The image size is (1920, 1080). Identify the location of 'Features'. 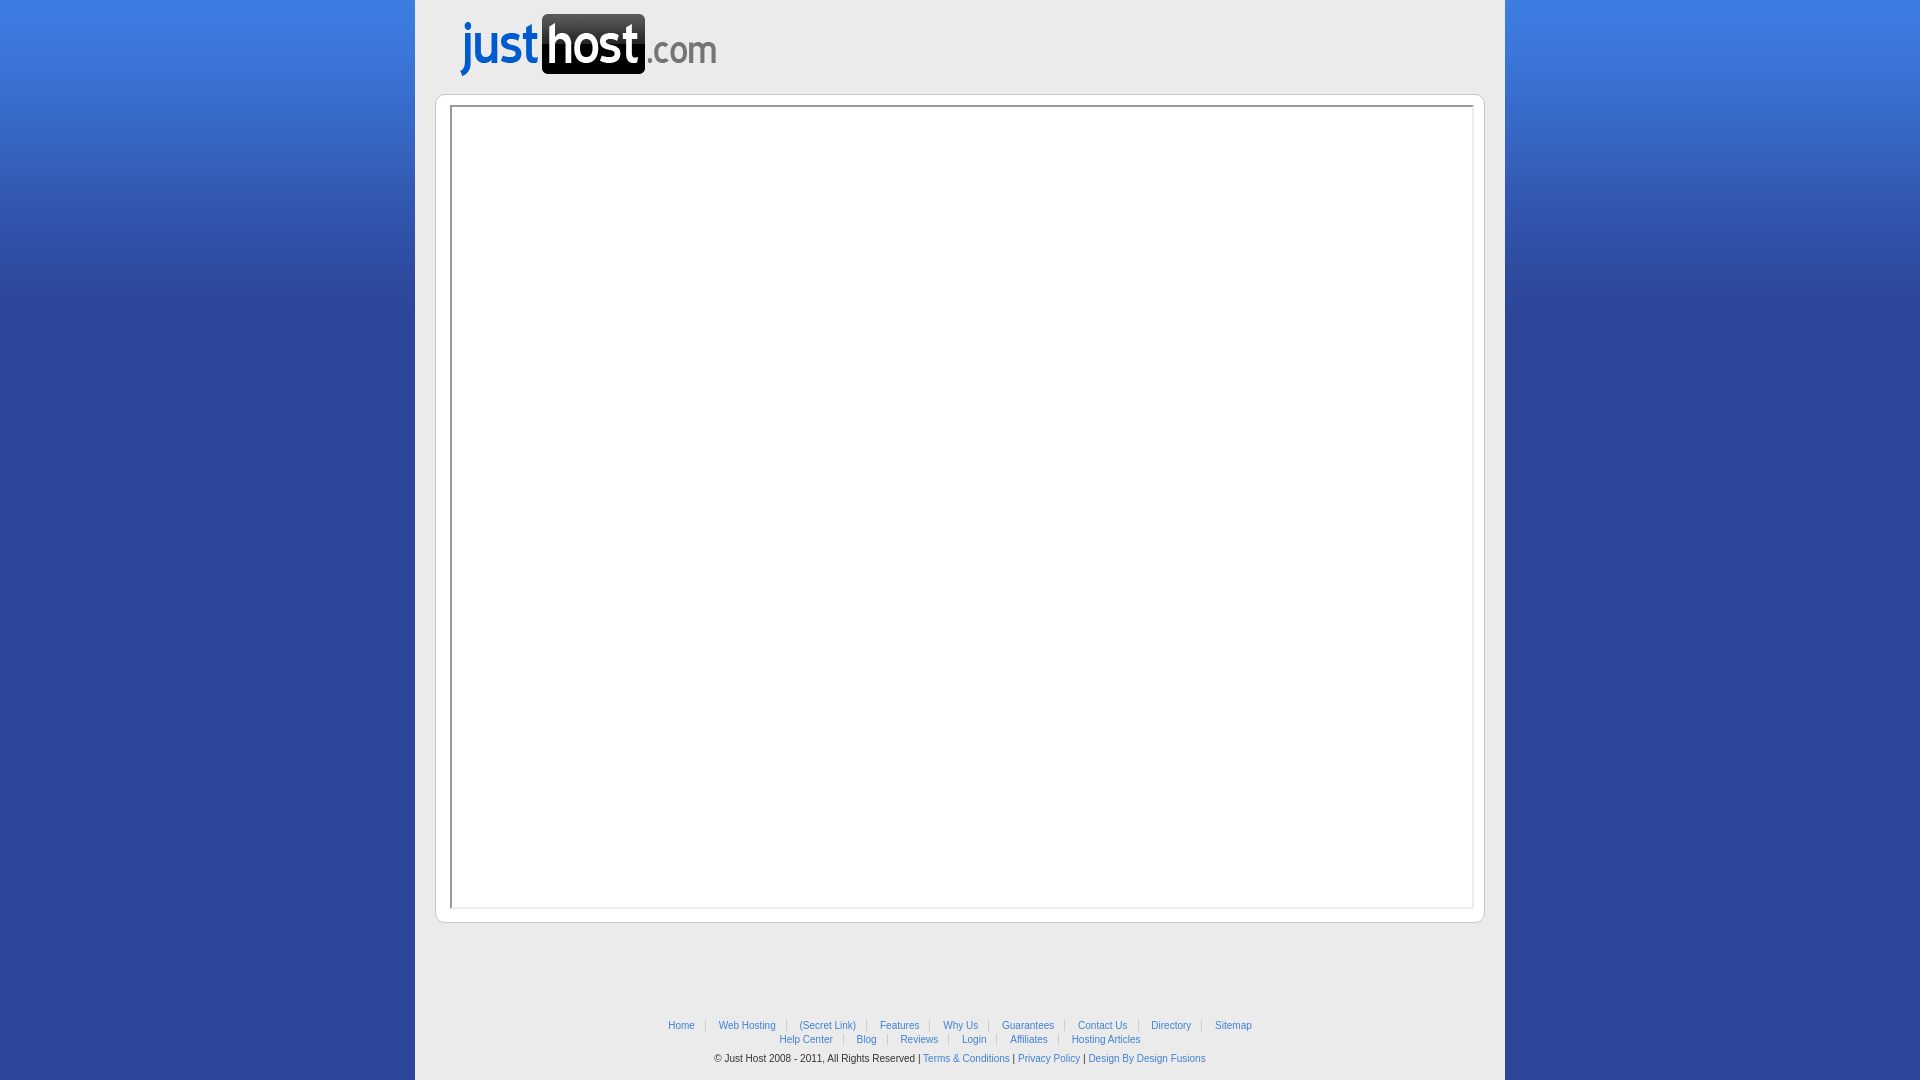
(898, 1025).